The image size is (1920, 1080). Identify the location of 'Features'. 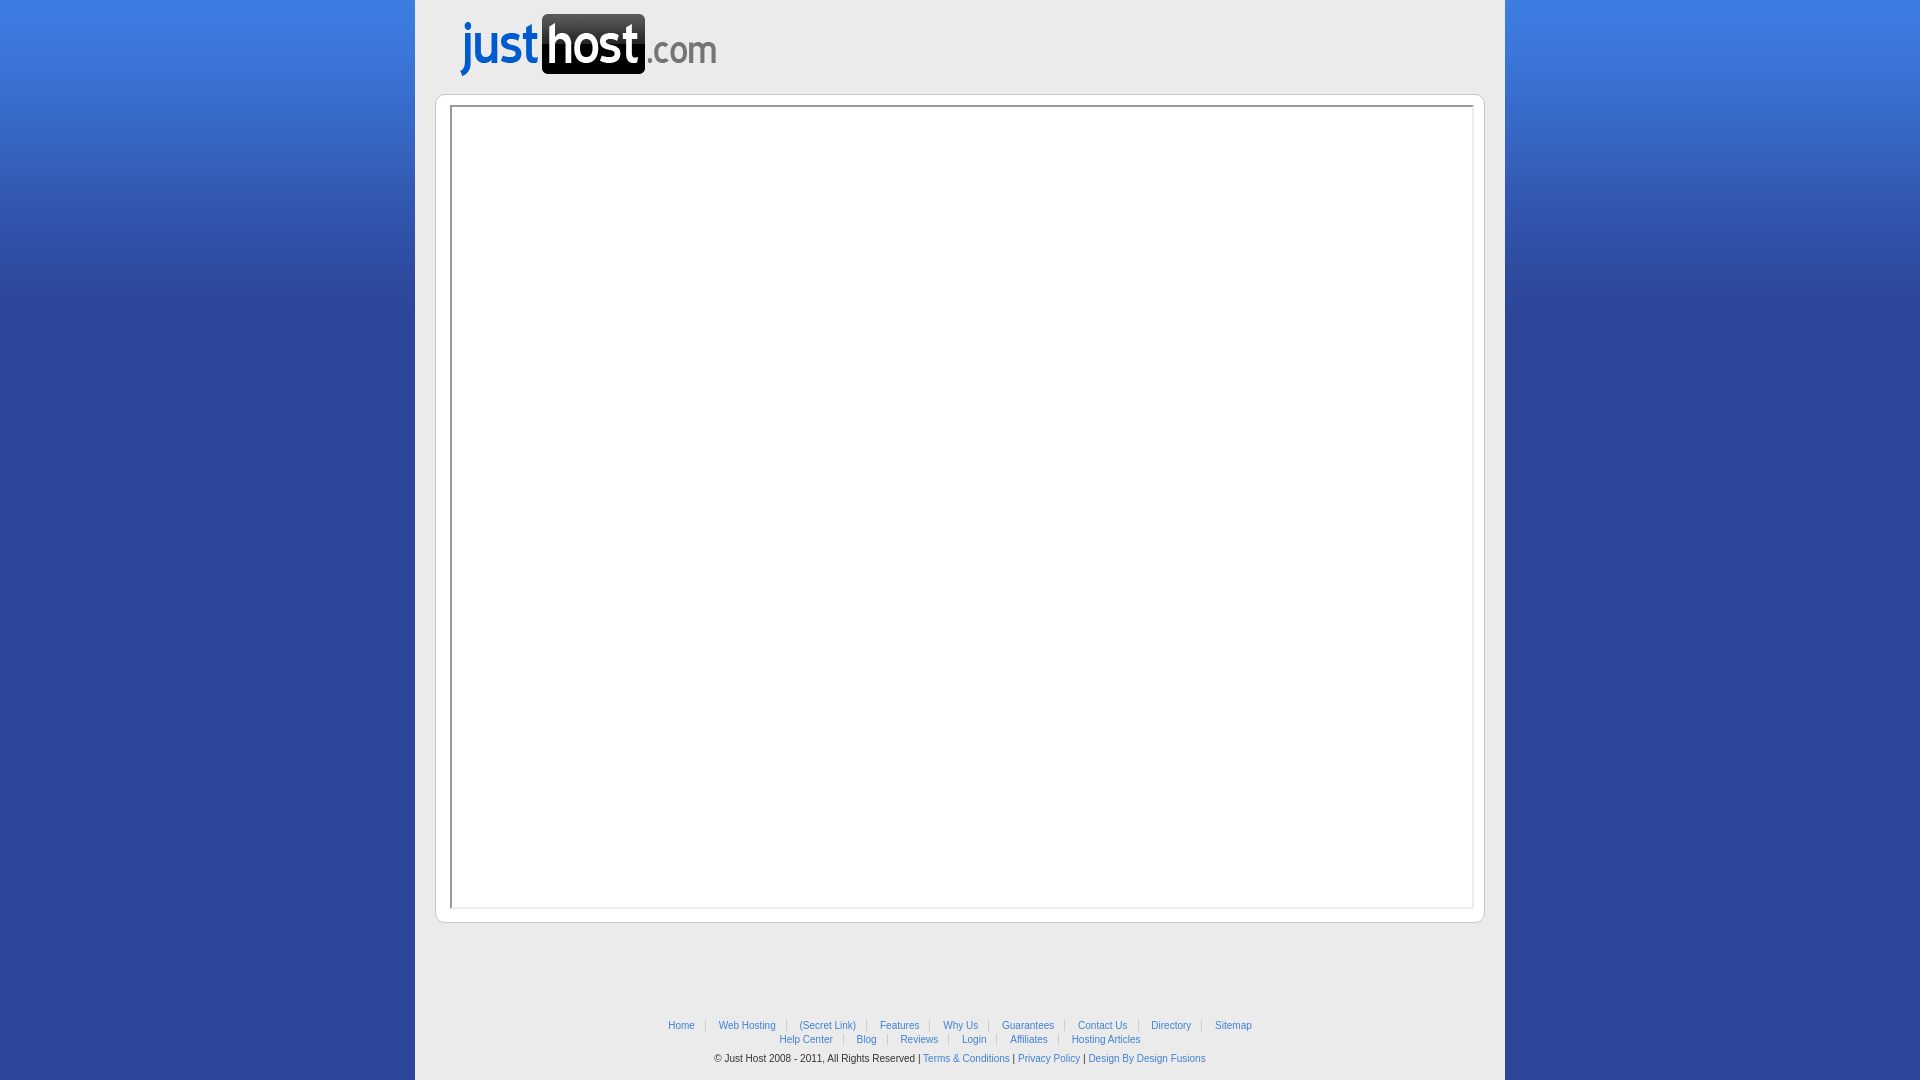
(898, 1025).